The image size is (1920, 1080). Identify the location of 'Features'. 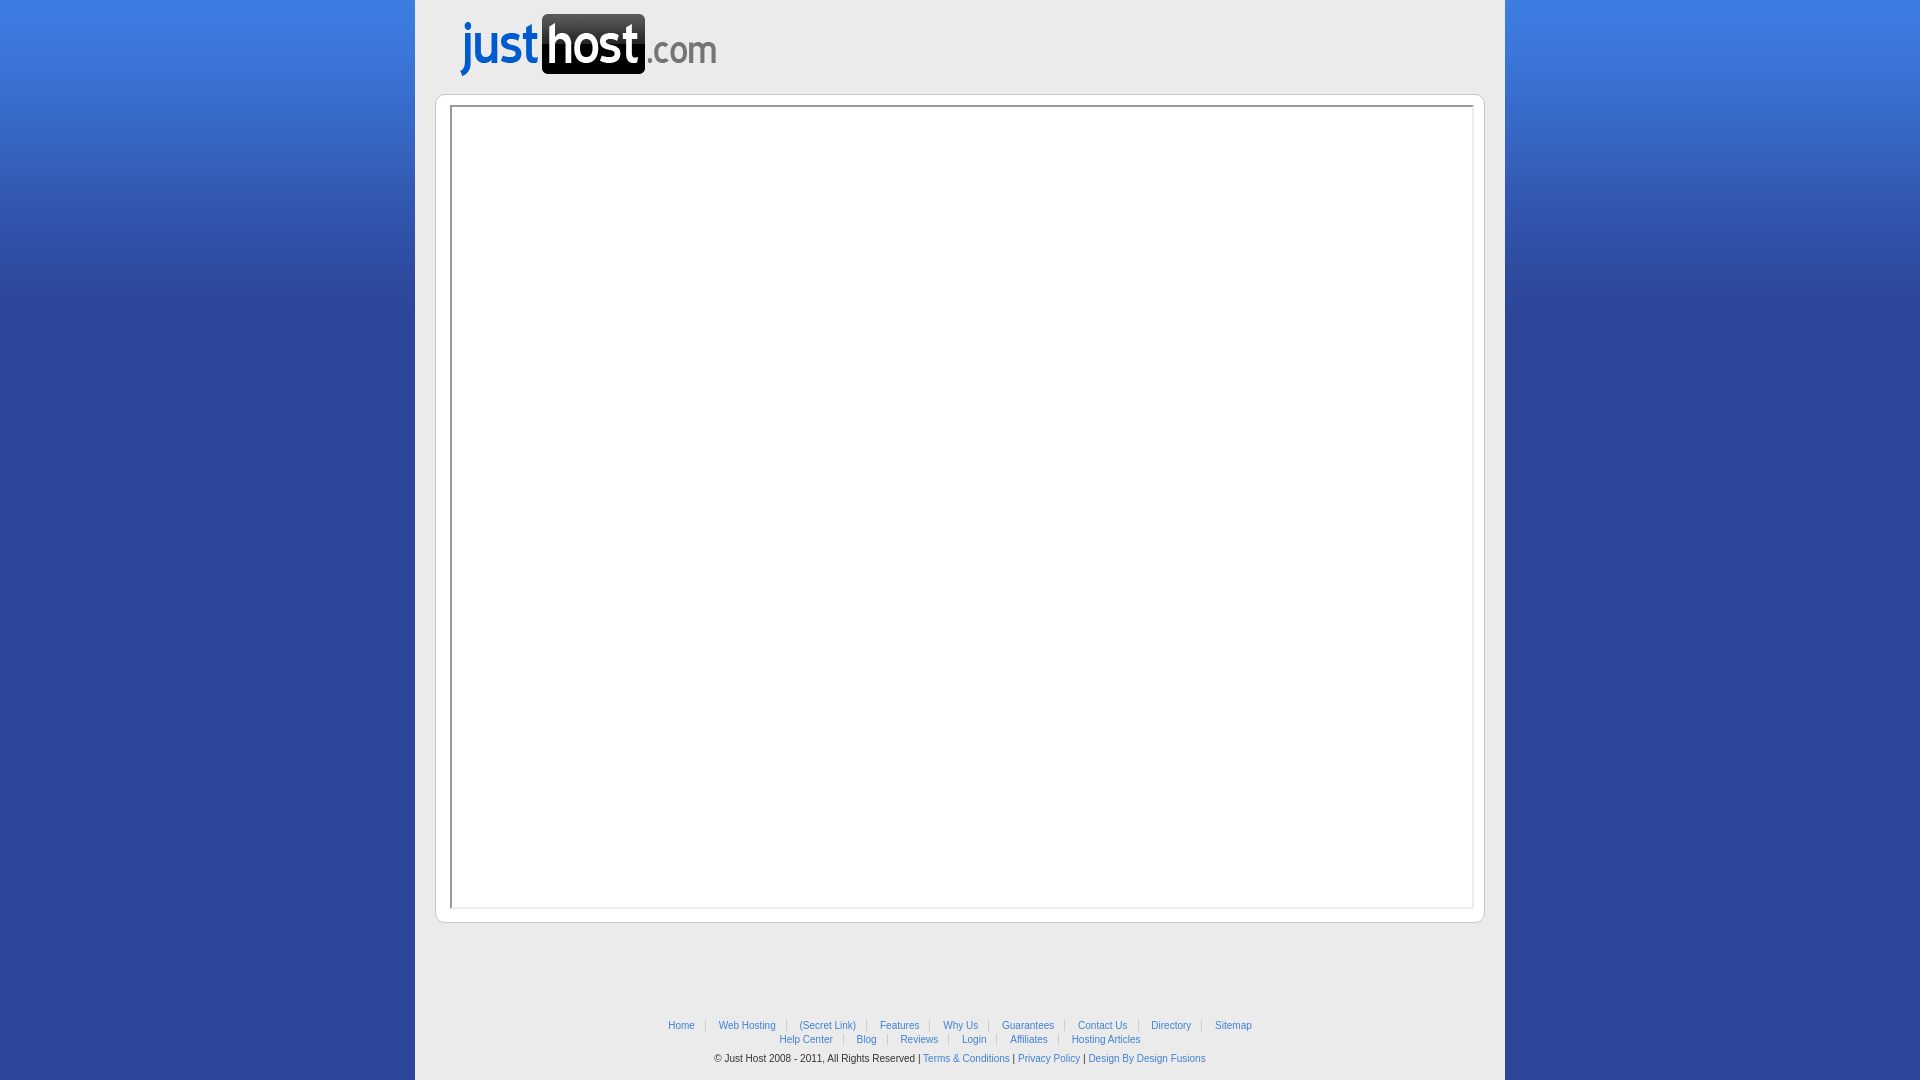
(898, 1025).